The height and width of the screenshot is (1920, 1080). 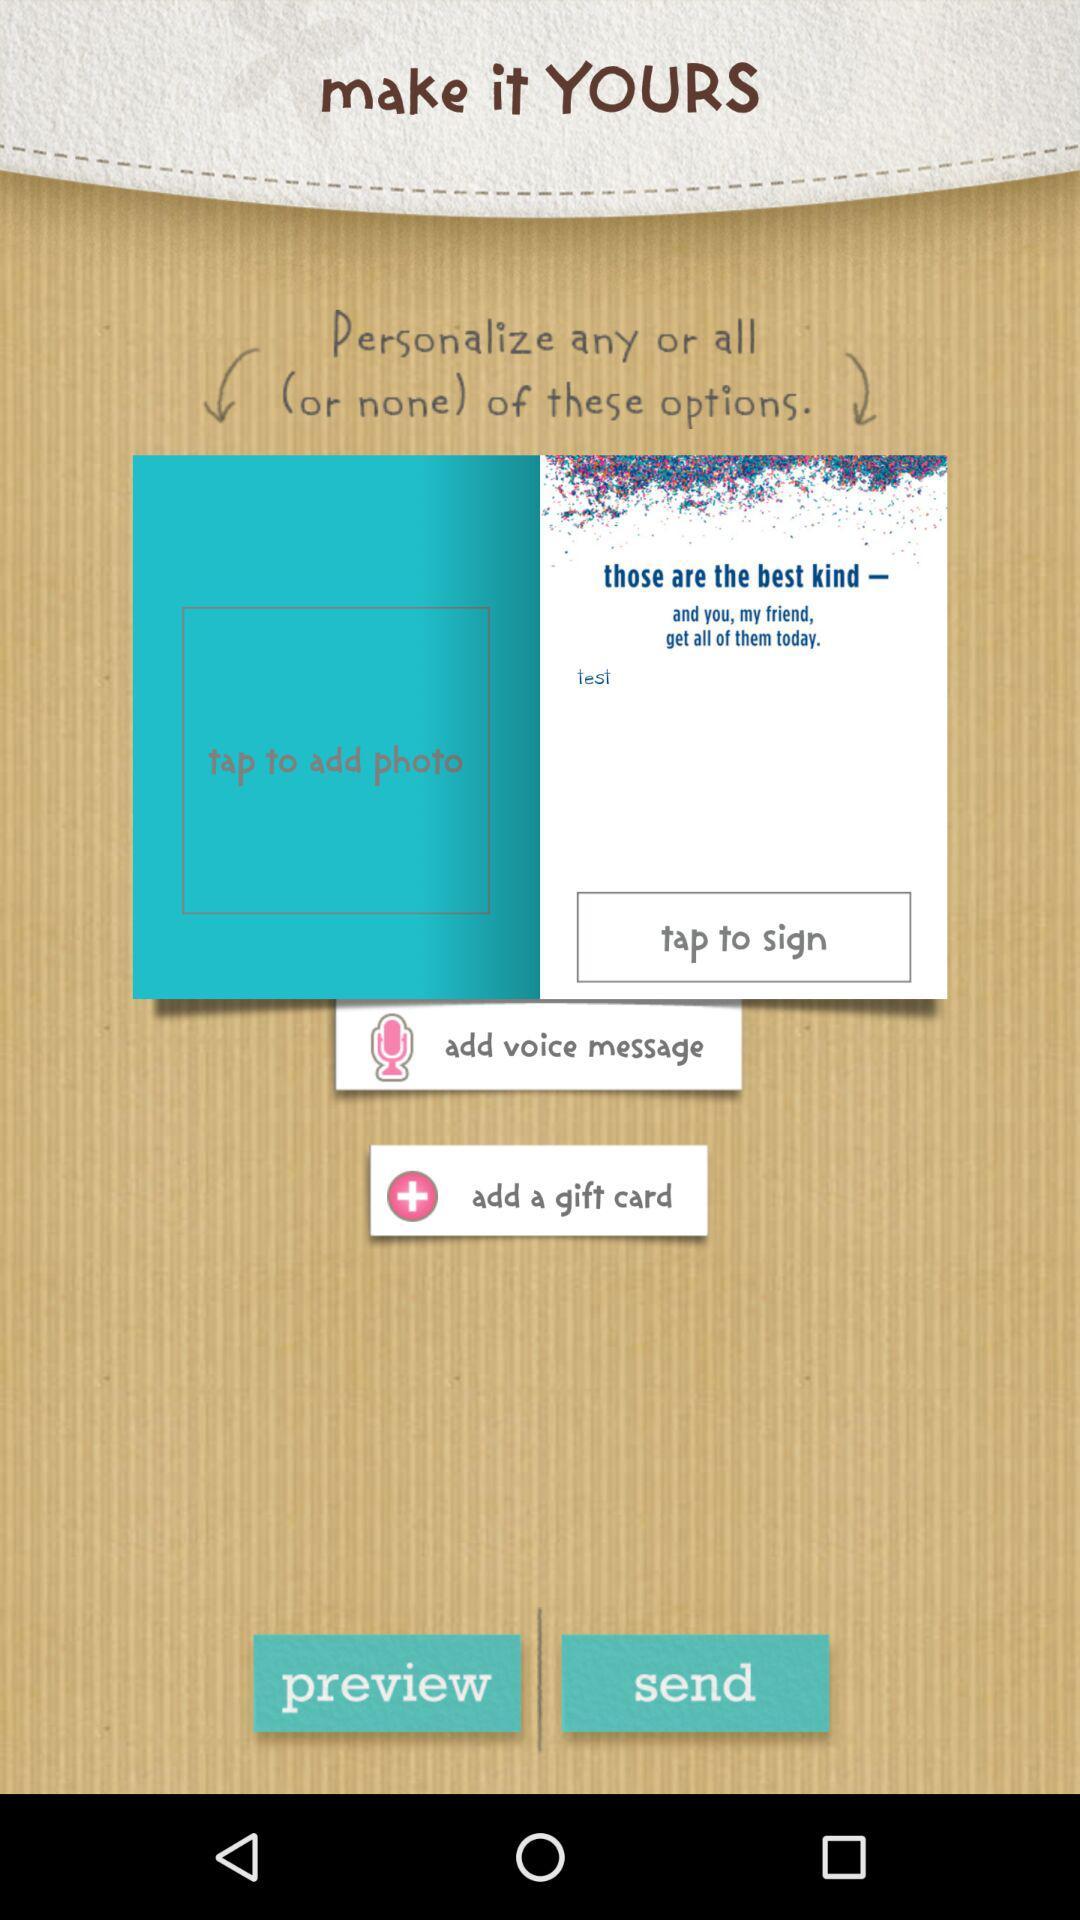 What do you see at coordinates (693, 1692) in the screenshot?
I see `the fullscreen icon` at bounding box center [693, 1692].